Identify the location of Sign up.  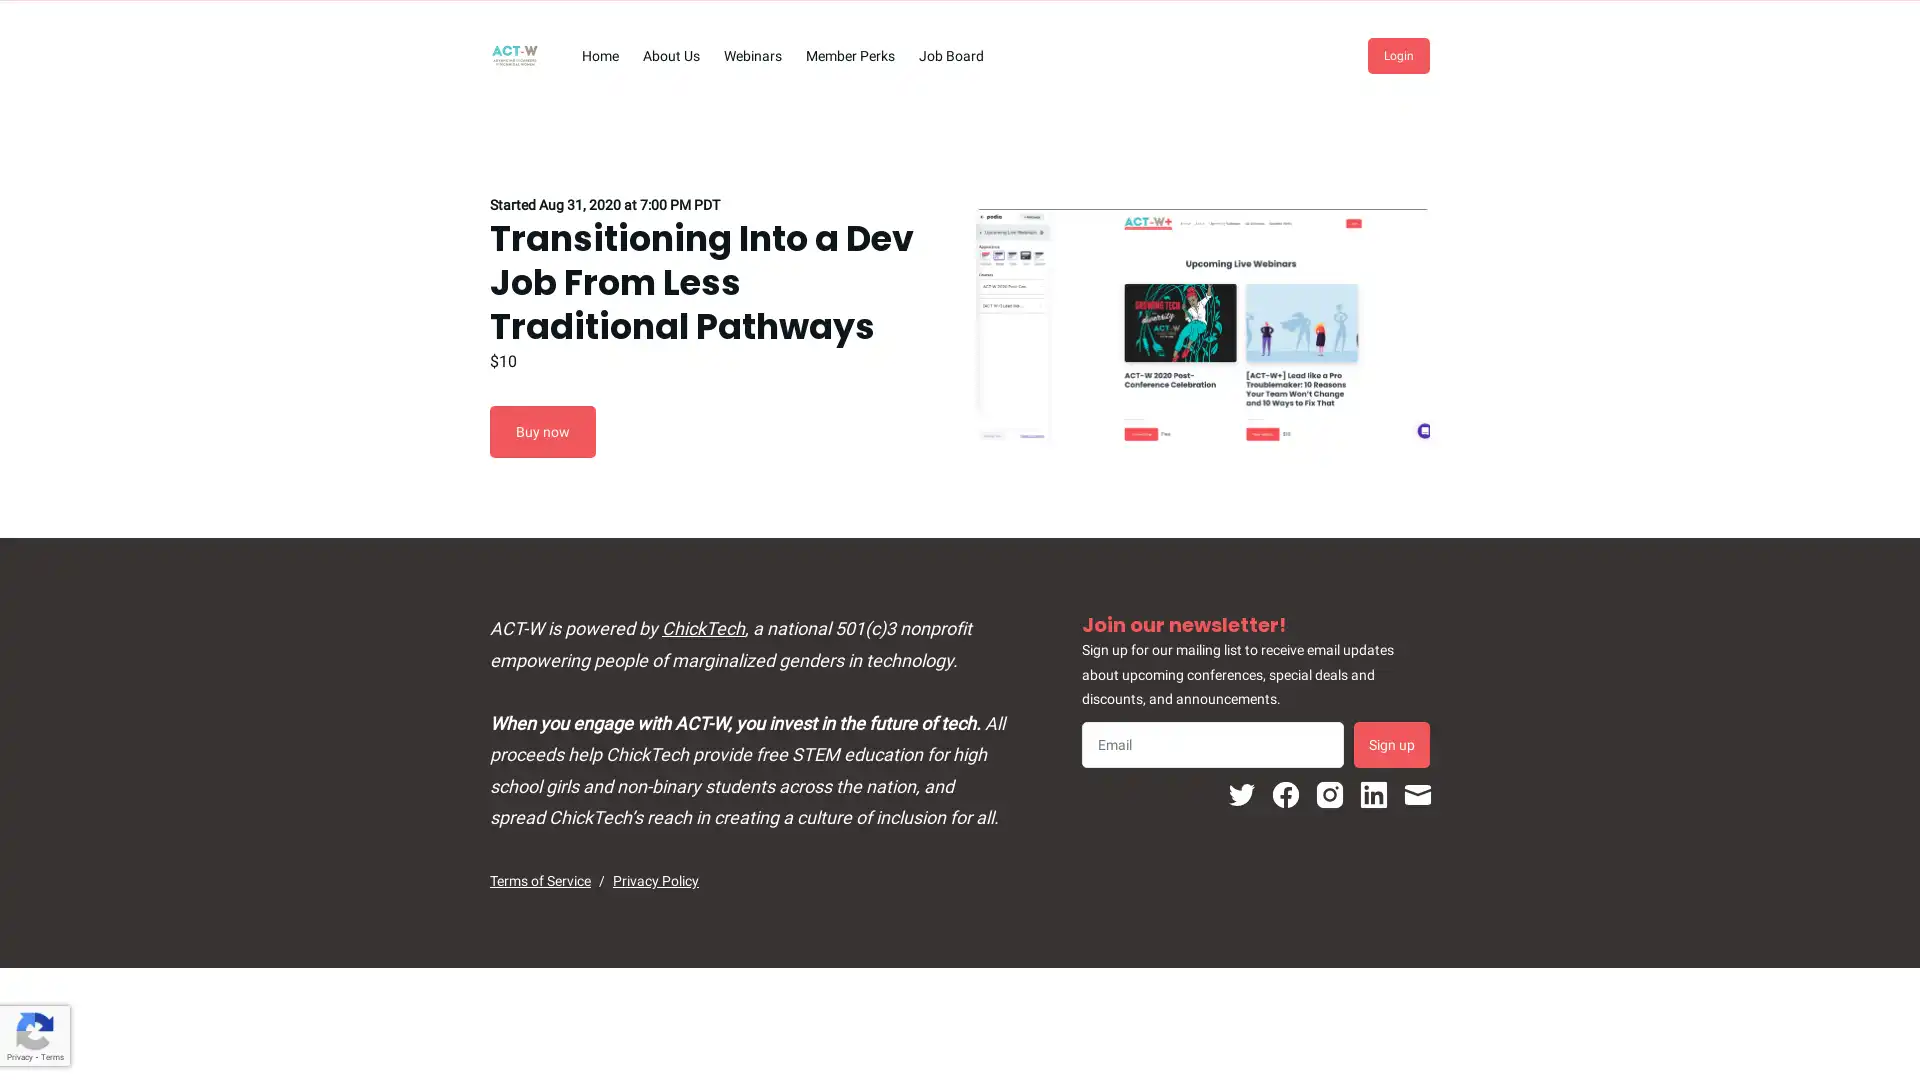
(1391, 744).